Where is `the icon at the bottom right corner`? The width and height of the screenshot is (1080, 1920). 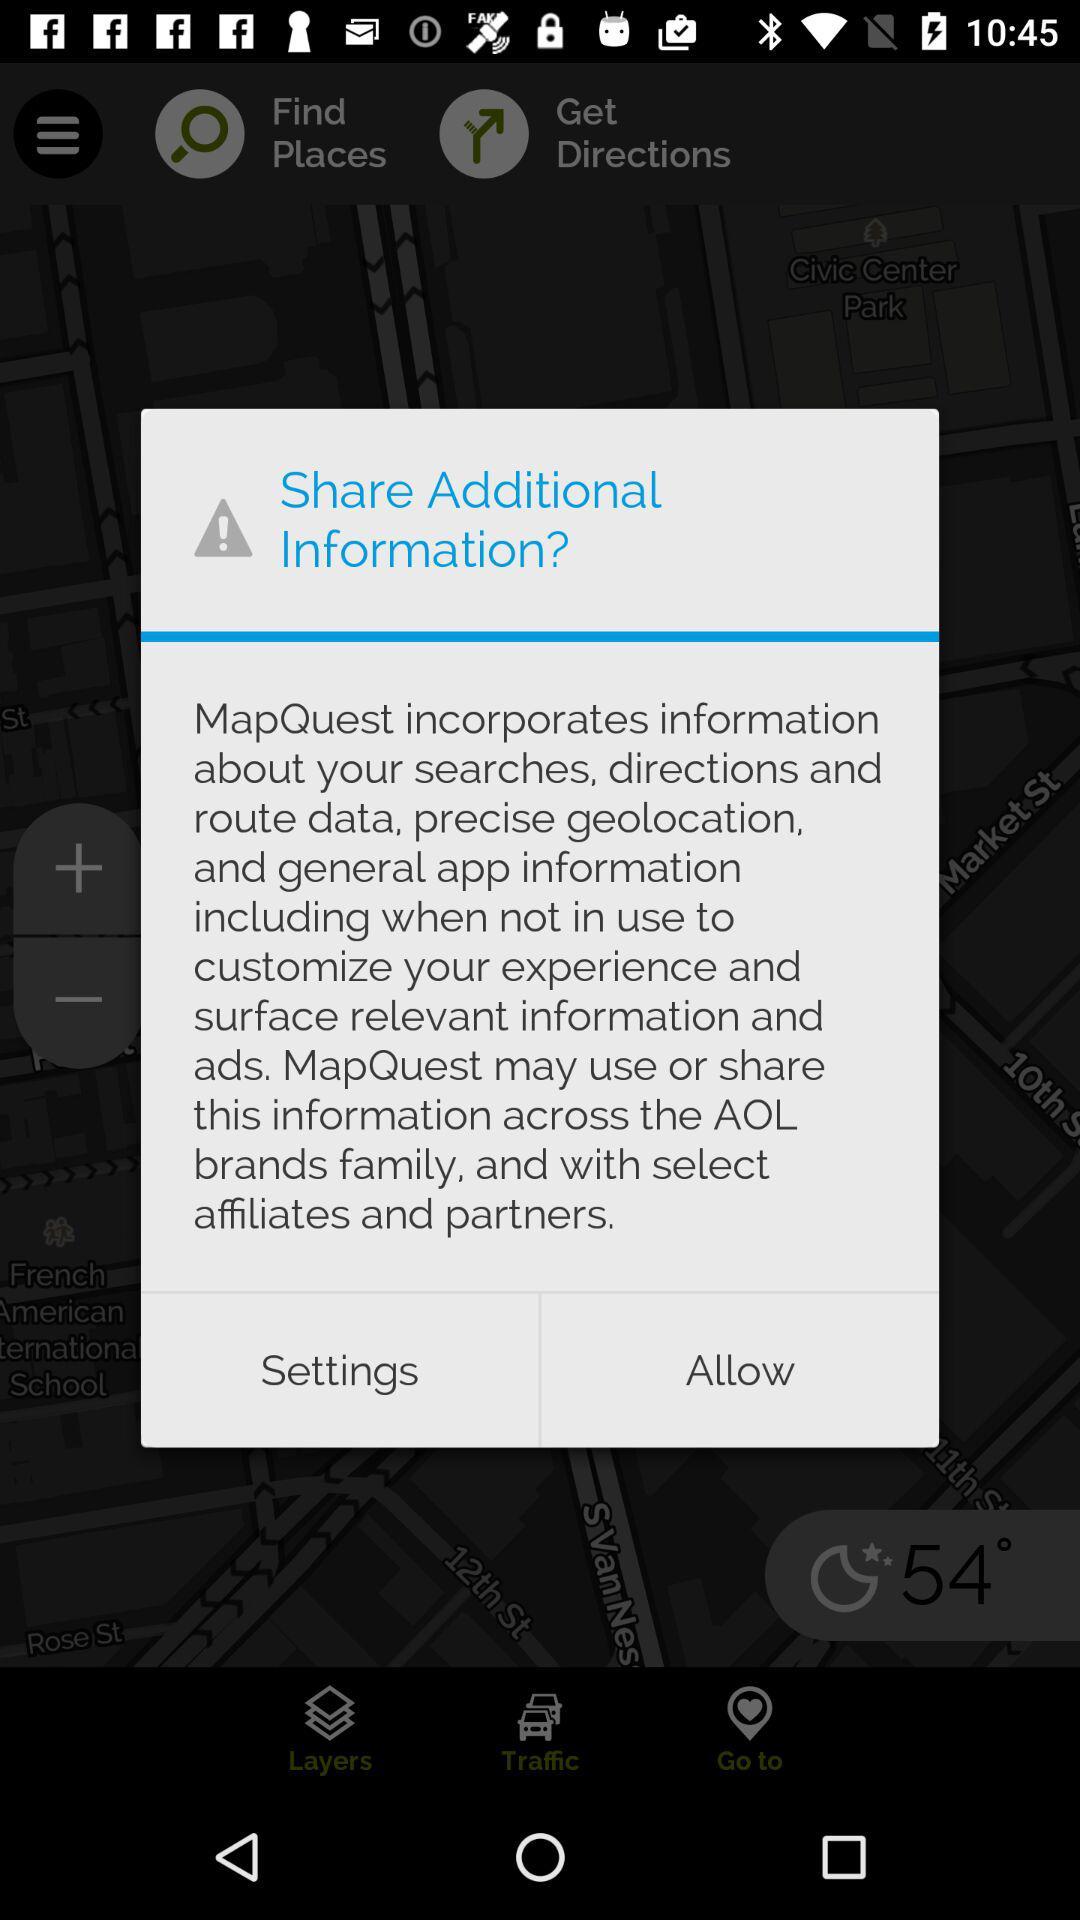
the icon at the bottom right corner is located at coordinates (740, 1369).